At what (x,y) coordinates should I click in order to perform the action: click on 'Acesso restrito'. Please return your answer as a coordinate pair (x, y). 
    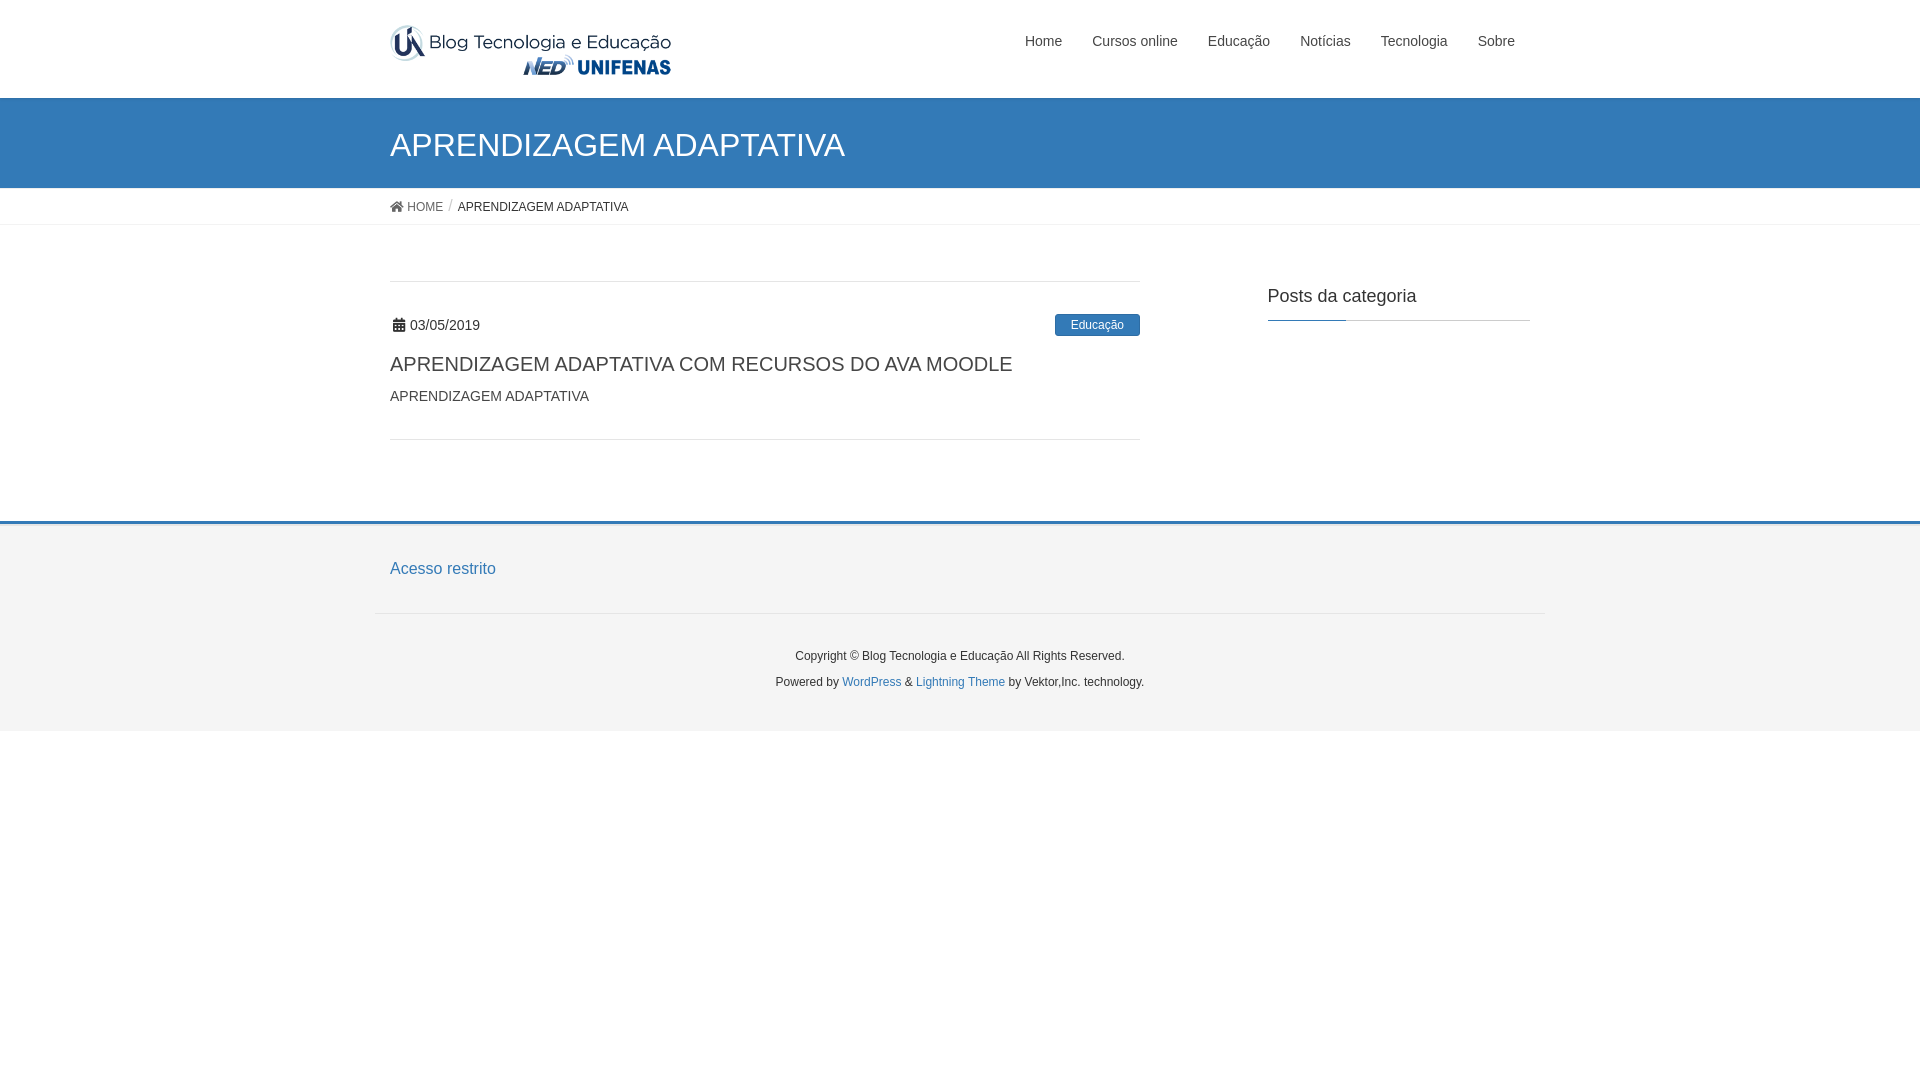
    Looking at the image, I should click on (389, 568).